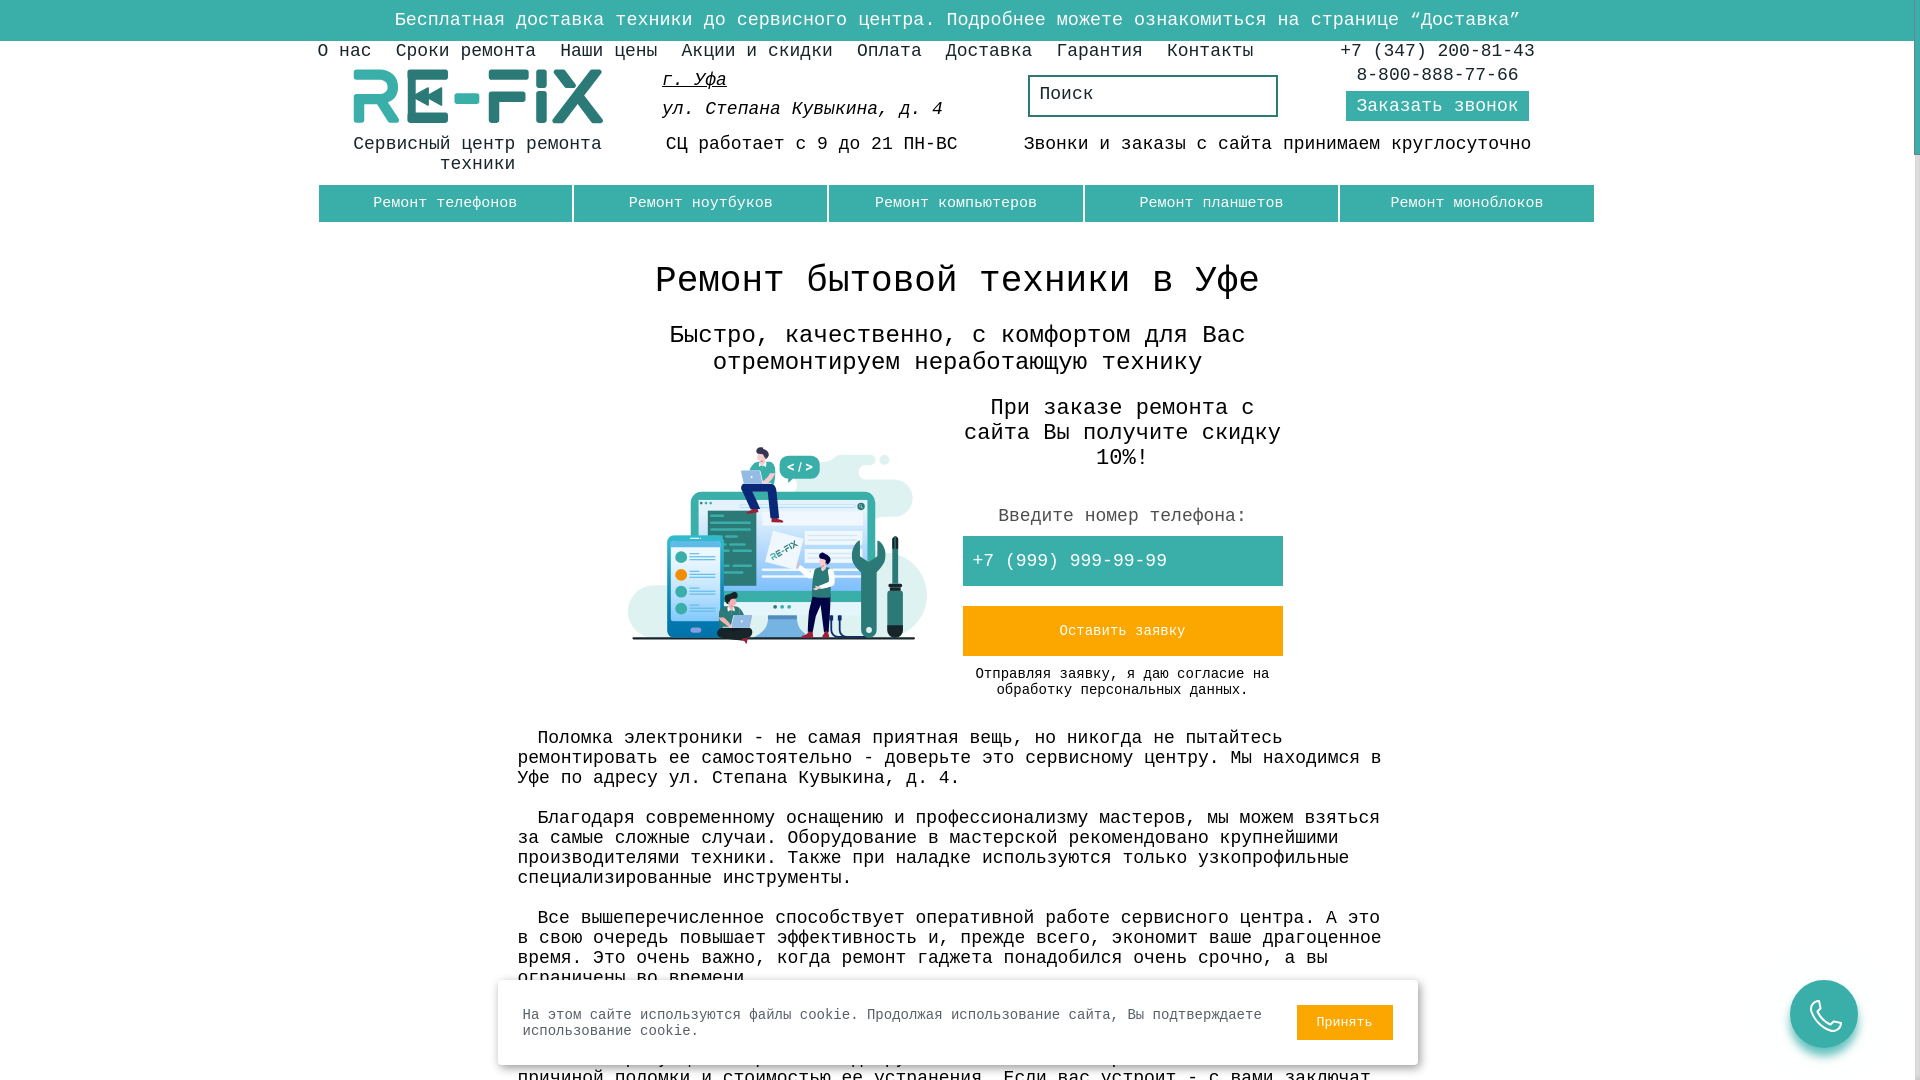 The image size is (1920, 1080). Describe the element at coordinates (1339, 49) in the screenshot. I see `'+7 (347) 200-81-43'` at that location.